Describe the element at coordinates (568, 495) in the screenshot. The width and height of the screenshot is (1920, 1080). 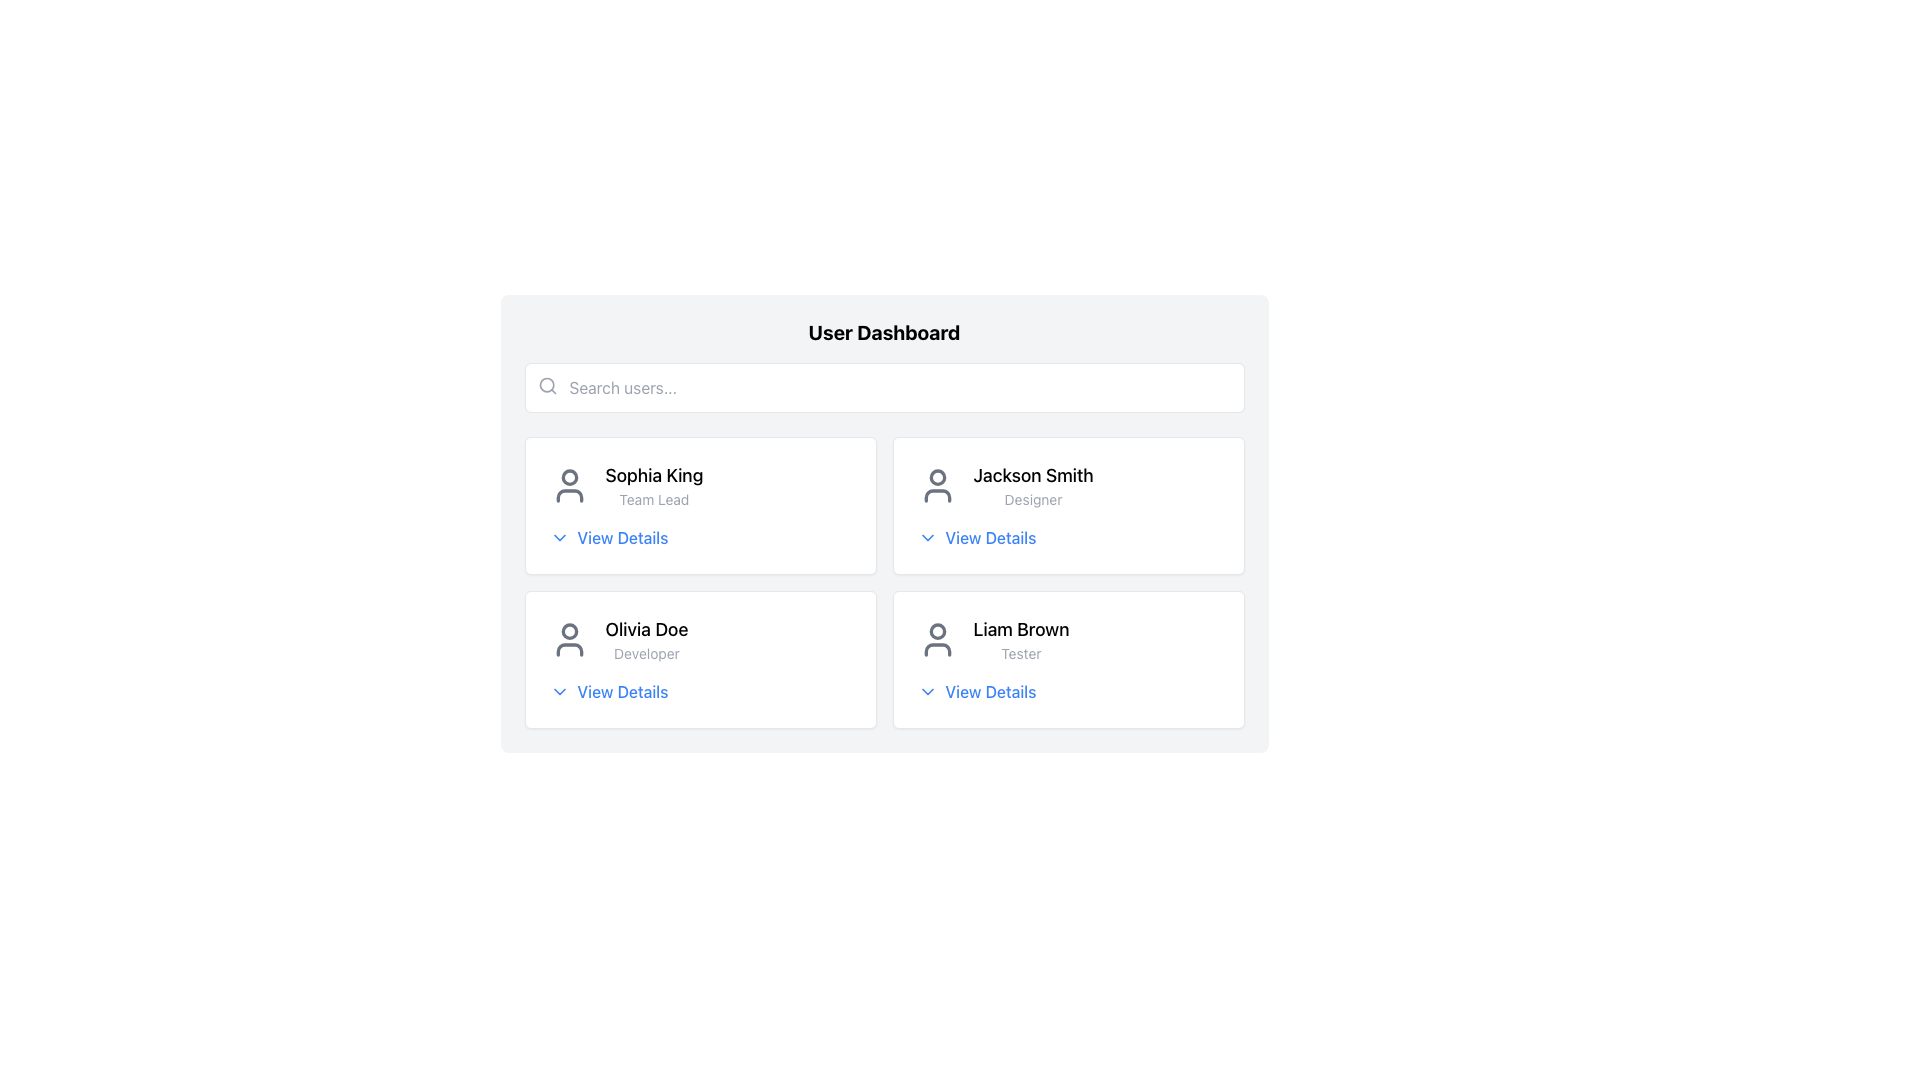
I see `the lower half of the user icon located within the leftmost user card in the dashboard` at that location.